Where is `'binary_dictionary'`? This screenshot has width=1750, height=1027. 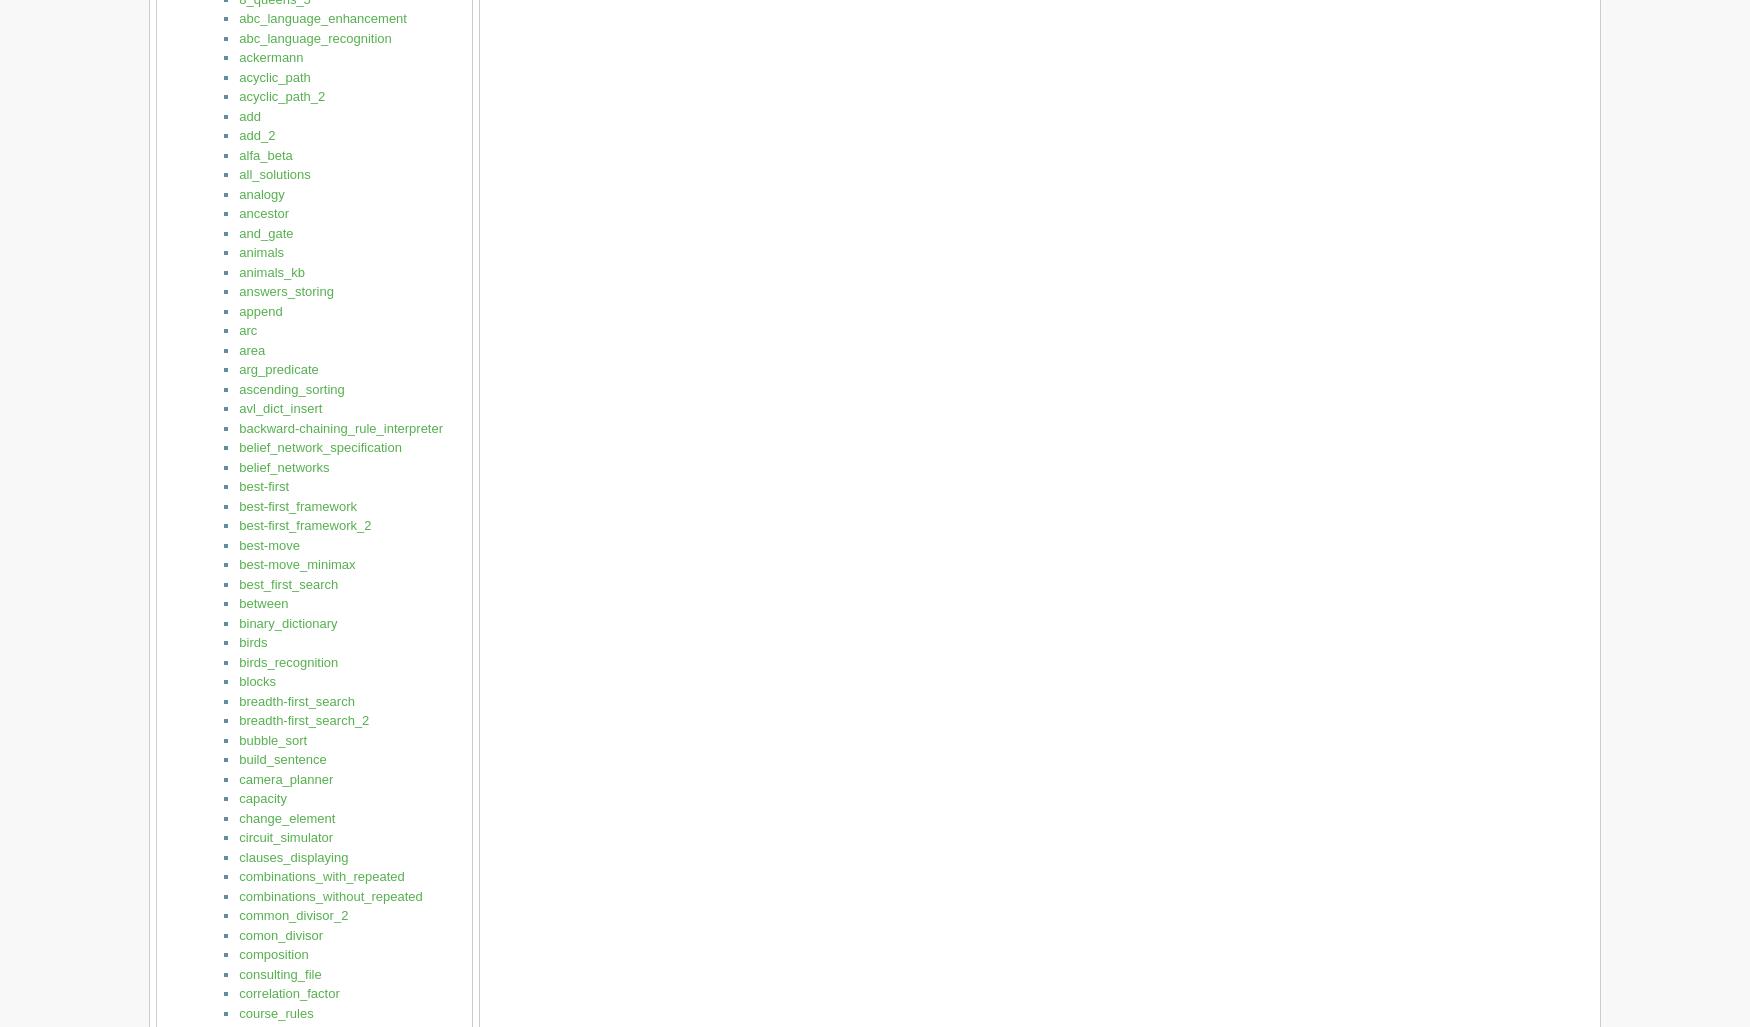
'binary_dictionary' is located at coordinates (239, 622).